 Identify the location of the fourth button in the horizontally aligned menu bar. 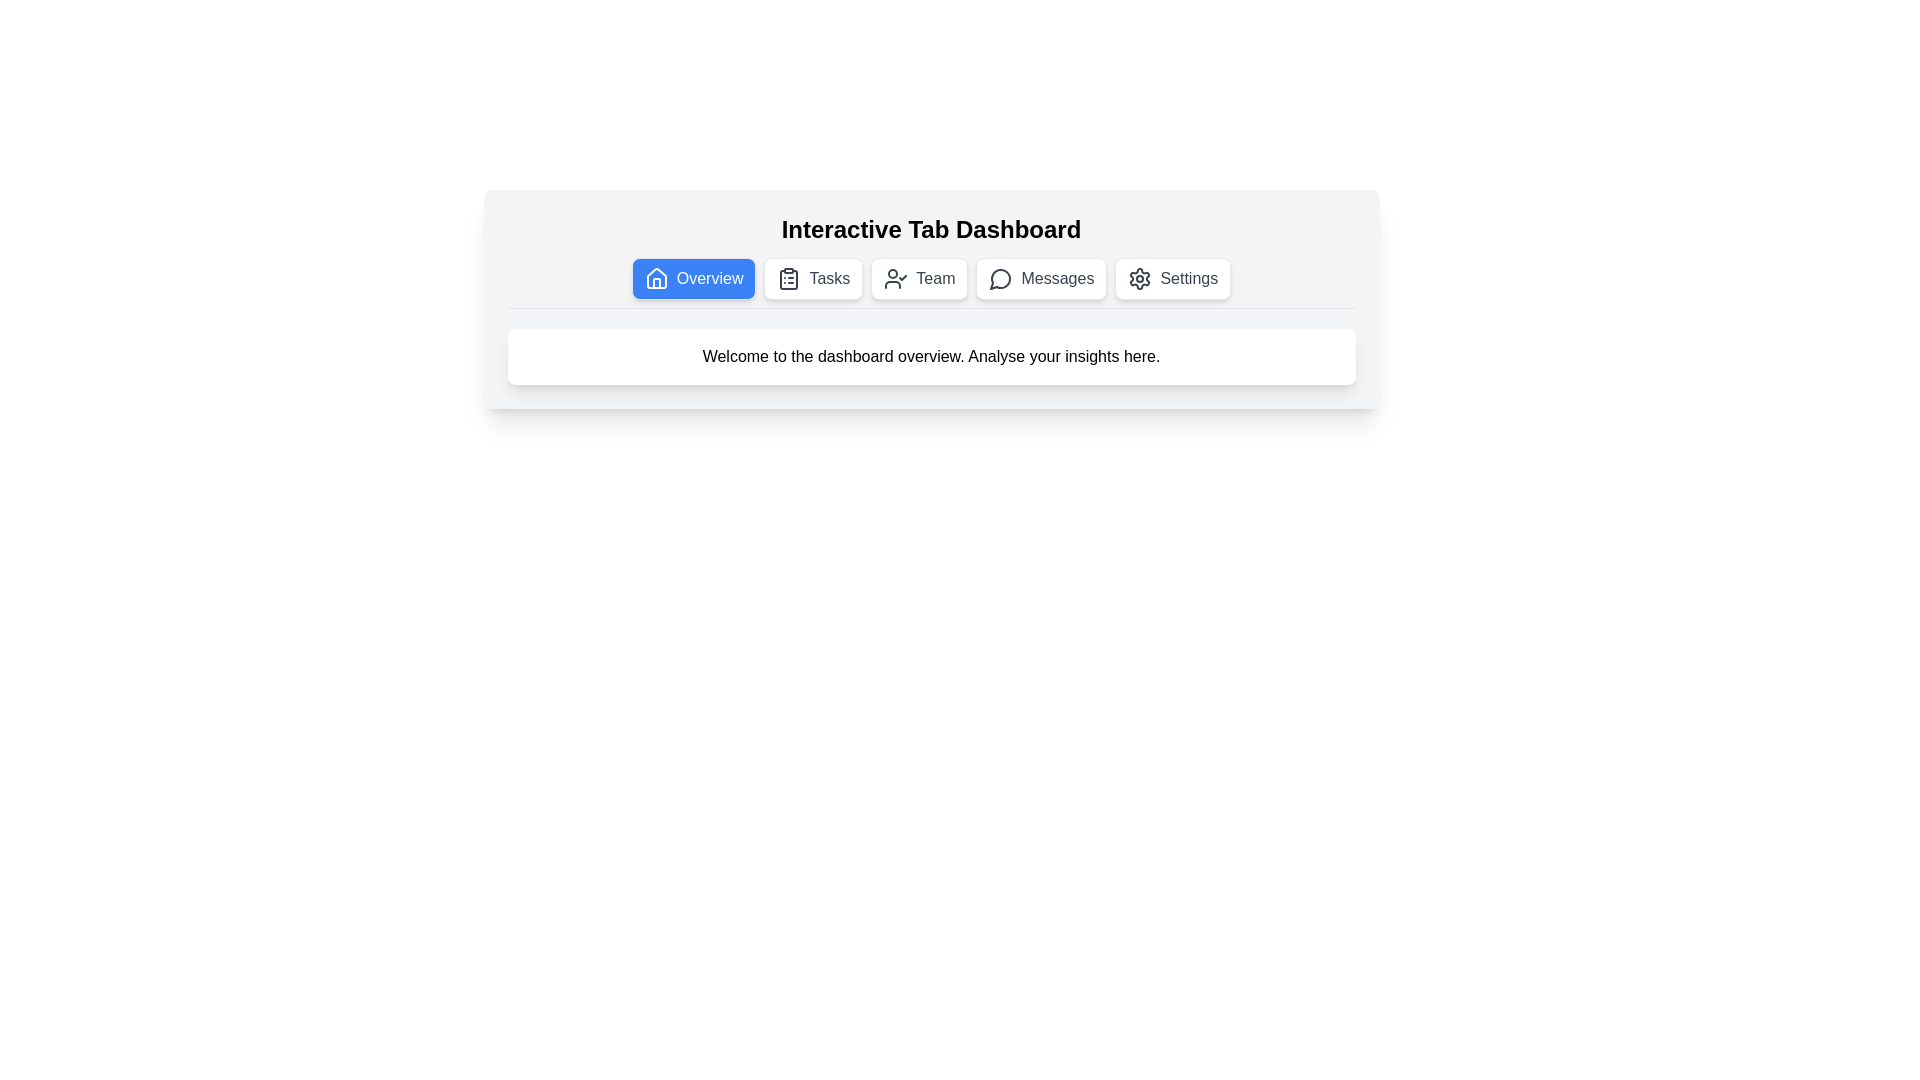
(1040, 278).